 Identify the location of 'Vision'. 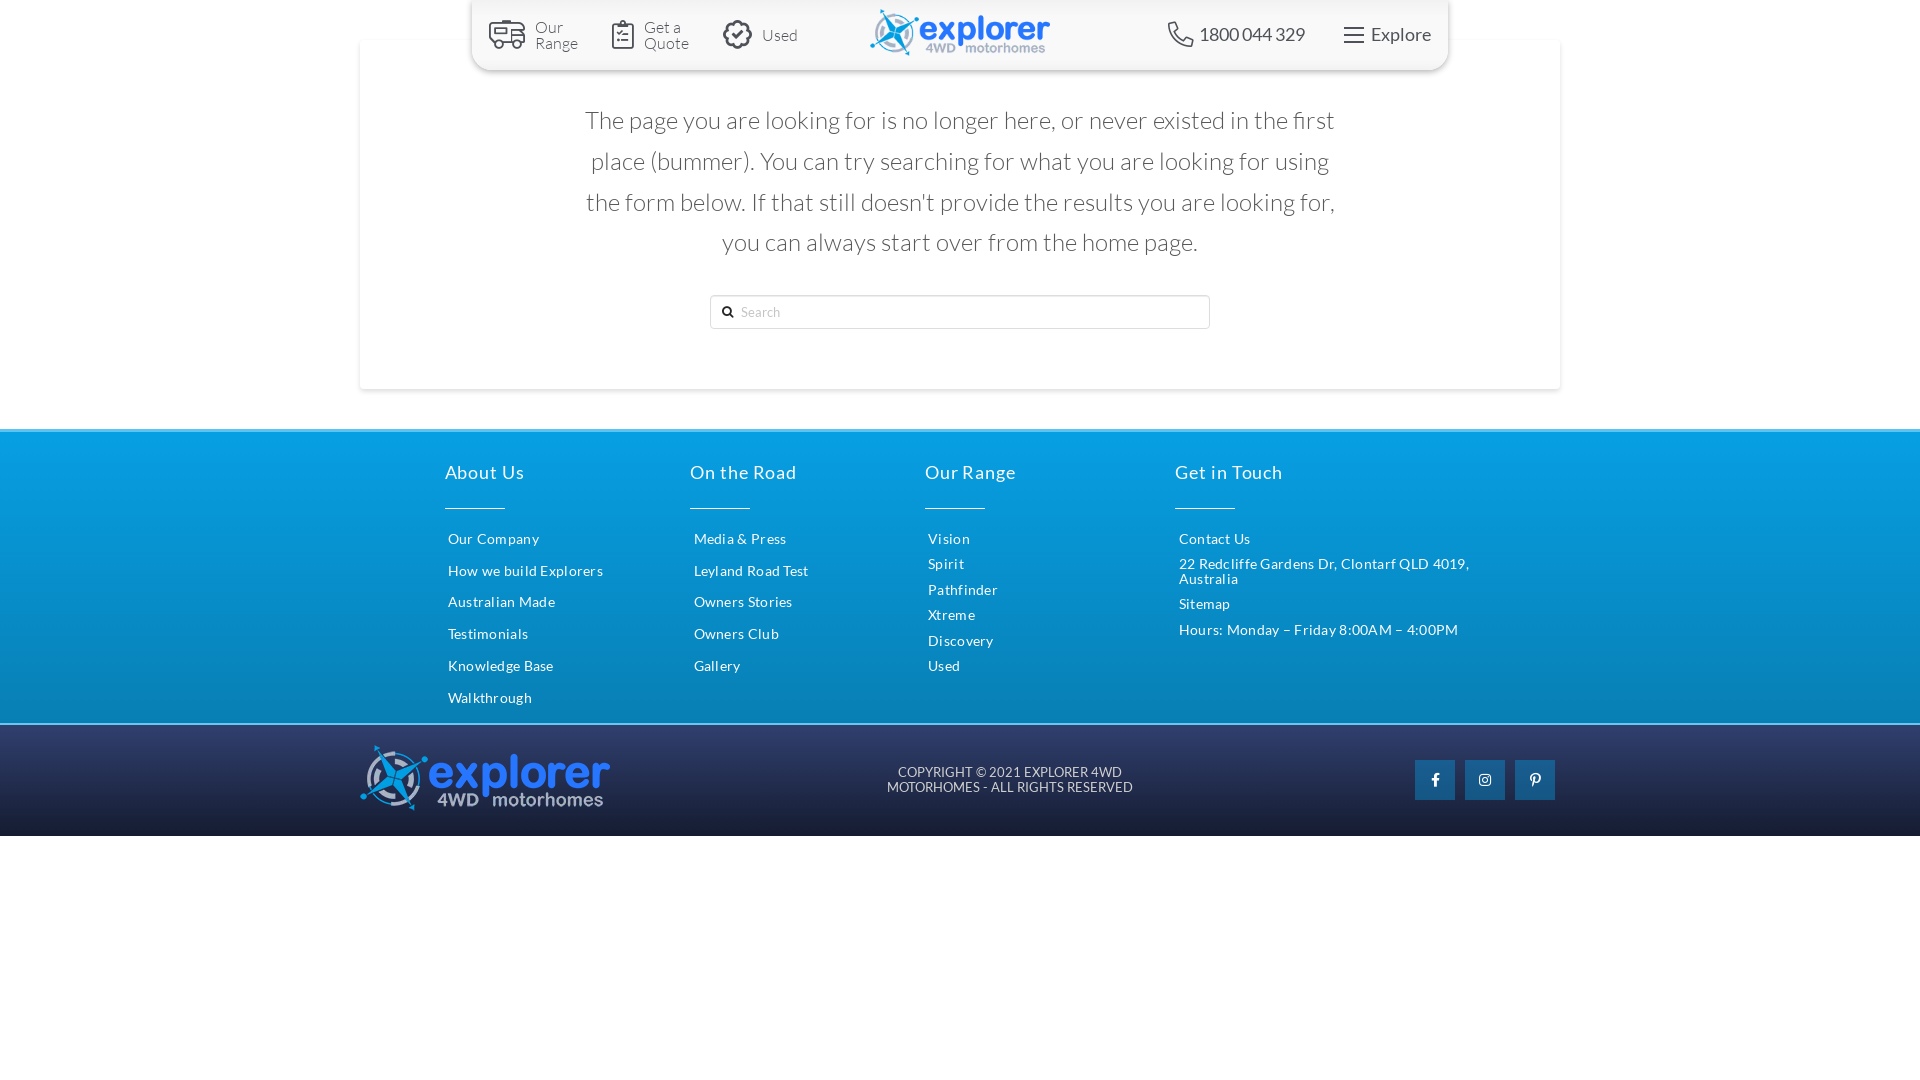
(947, 538).